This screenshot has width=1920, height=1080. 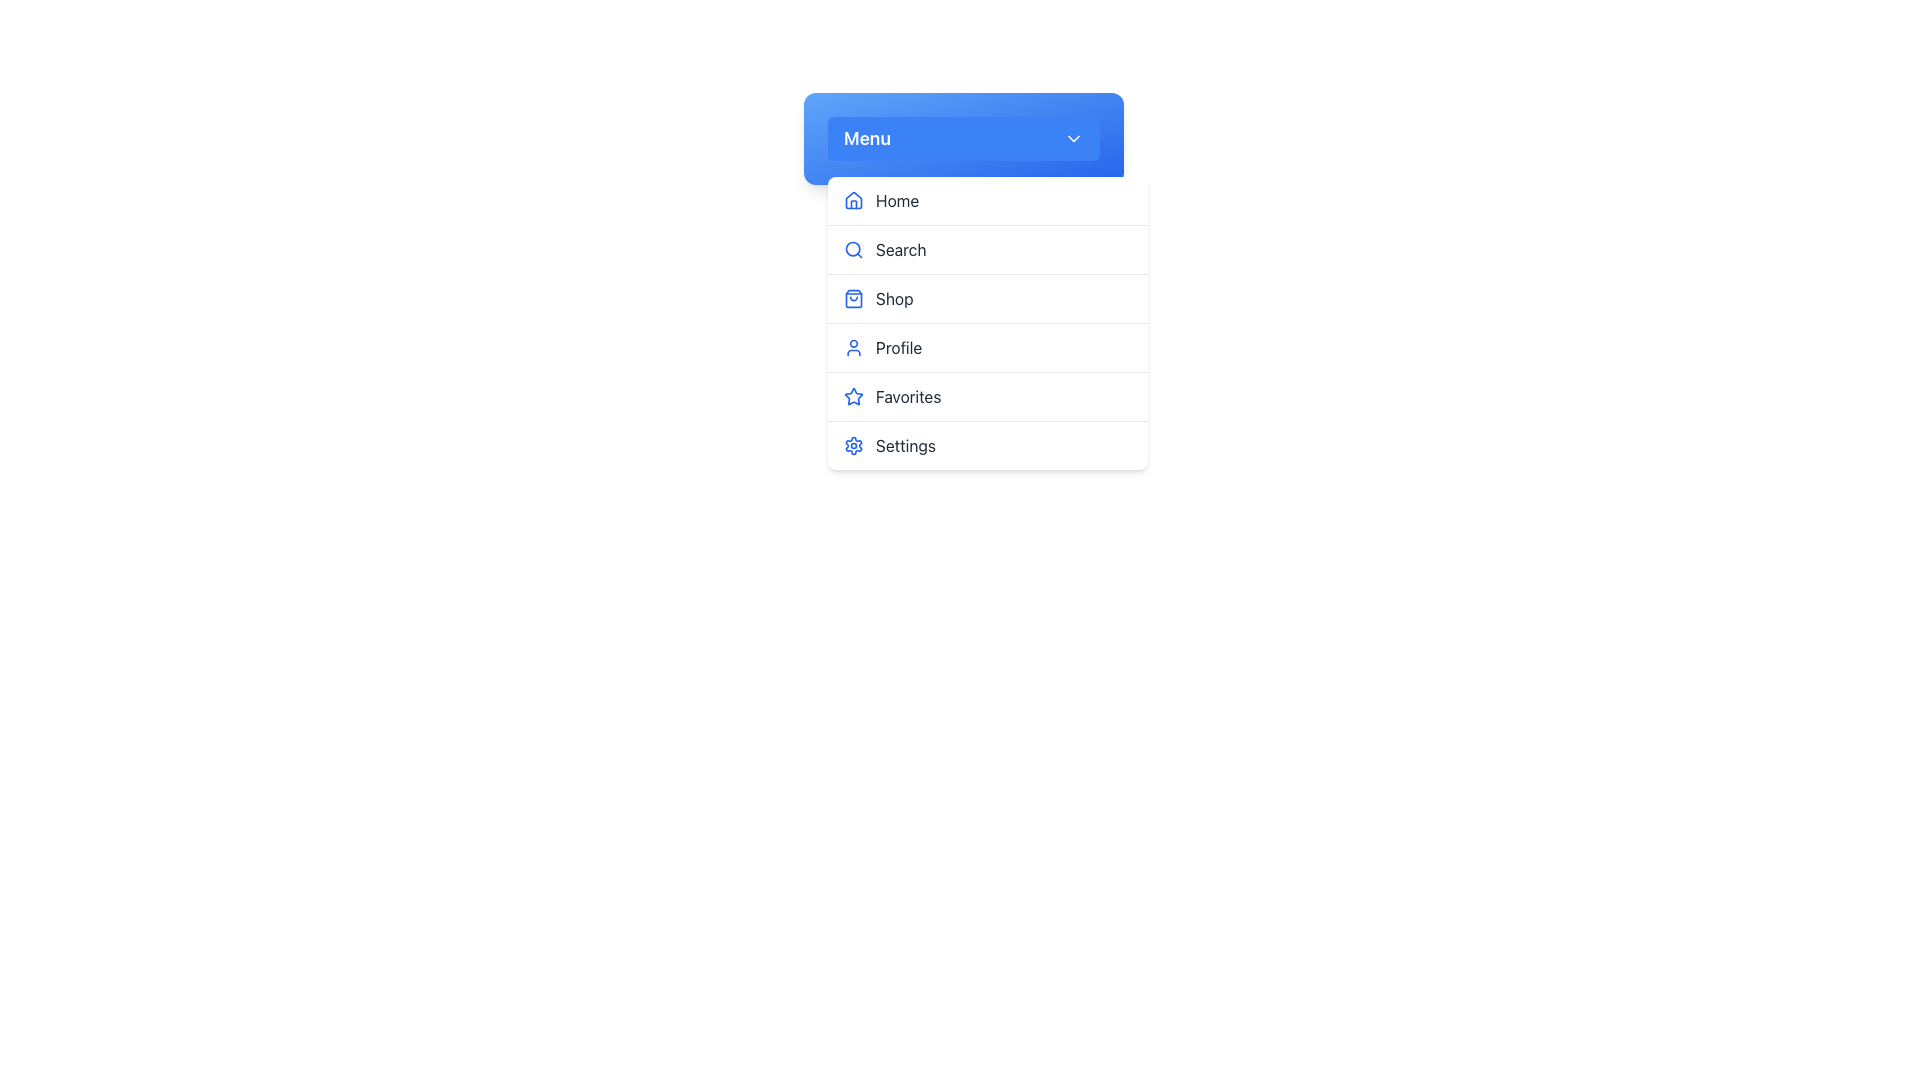 What do you see at coordinates (988, 201) in the screenshot?
I see `the 'Home' menu item, which is the first item in the vertical list of menu options` at bounding box center [988, 201].